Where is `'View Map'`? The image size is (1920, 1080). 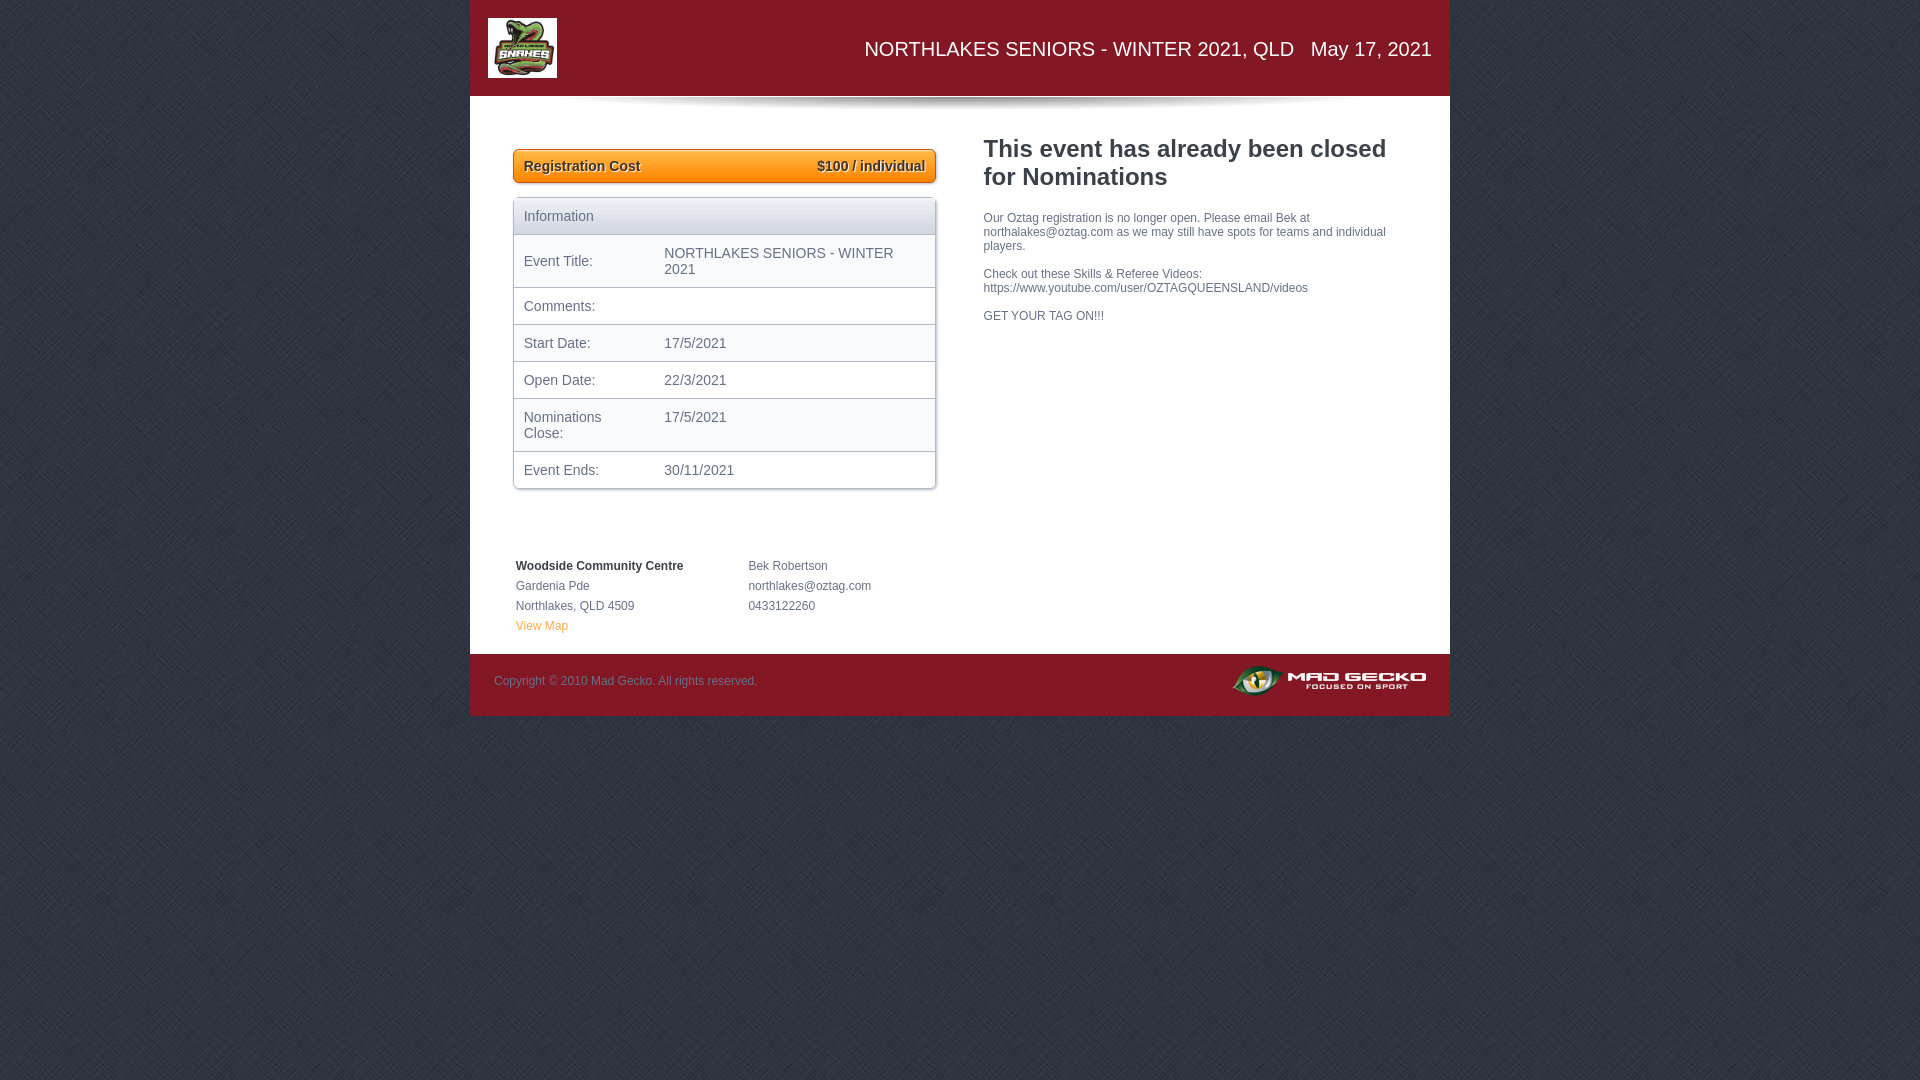
'View Map' is located at coordinates (542, 624).